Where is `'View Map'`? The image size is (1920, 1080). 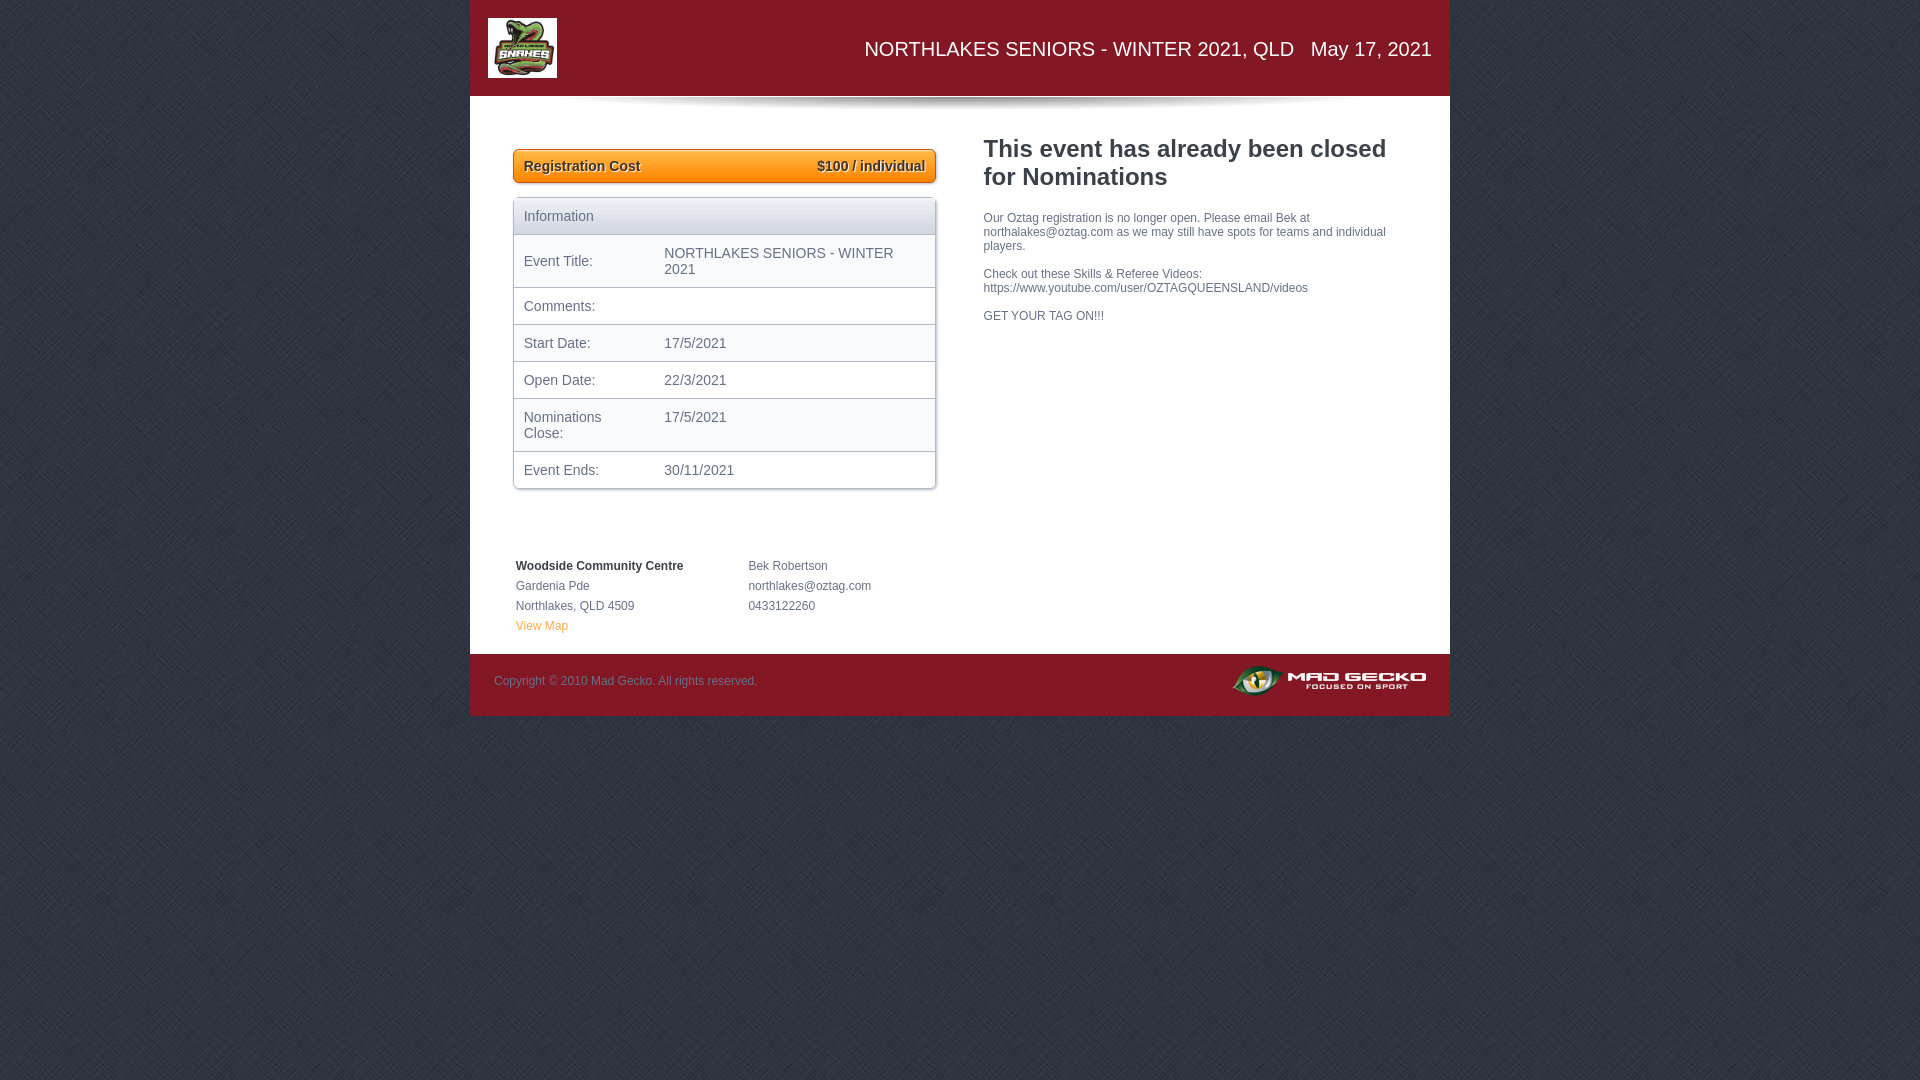
'View Map' is located at coordinates (542, 624).